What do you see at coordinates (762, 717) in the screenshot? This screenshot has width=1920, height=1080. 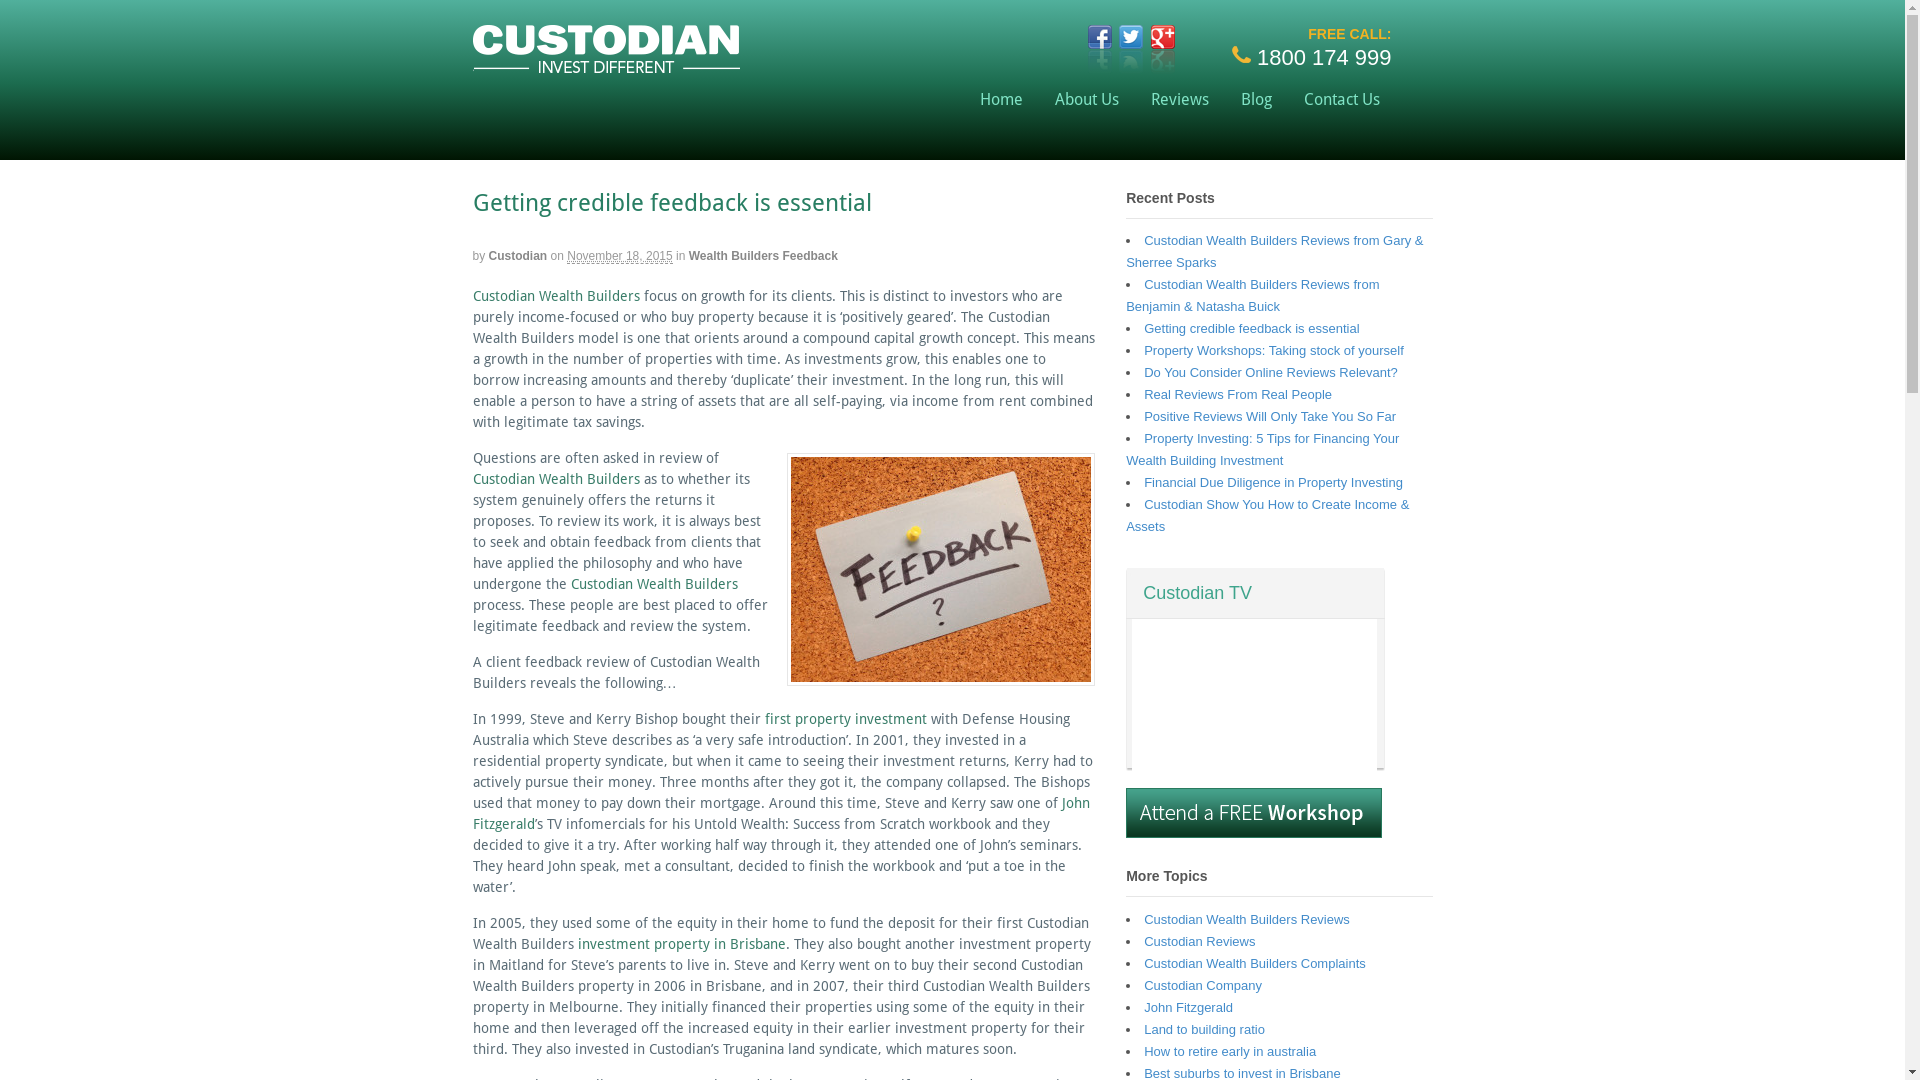 I see `'first property investment'` at bounding box center [762, 717].